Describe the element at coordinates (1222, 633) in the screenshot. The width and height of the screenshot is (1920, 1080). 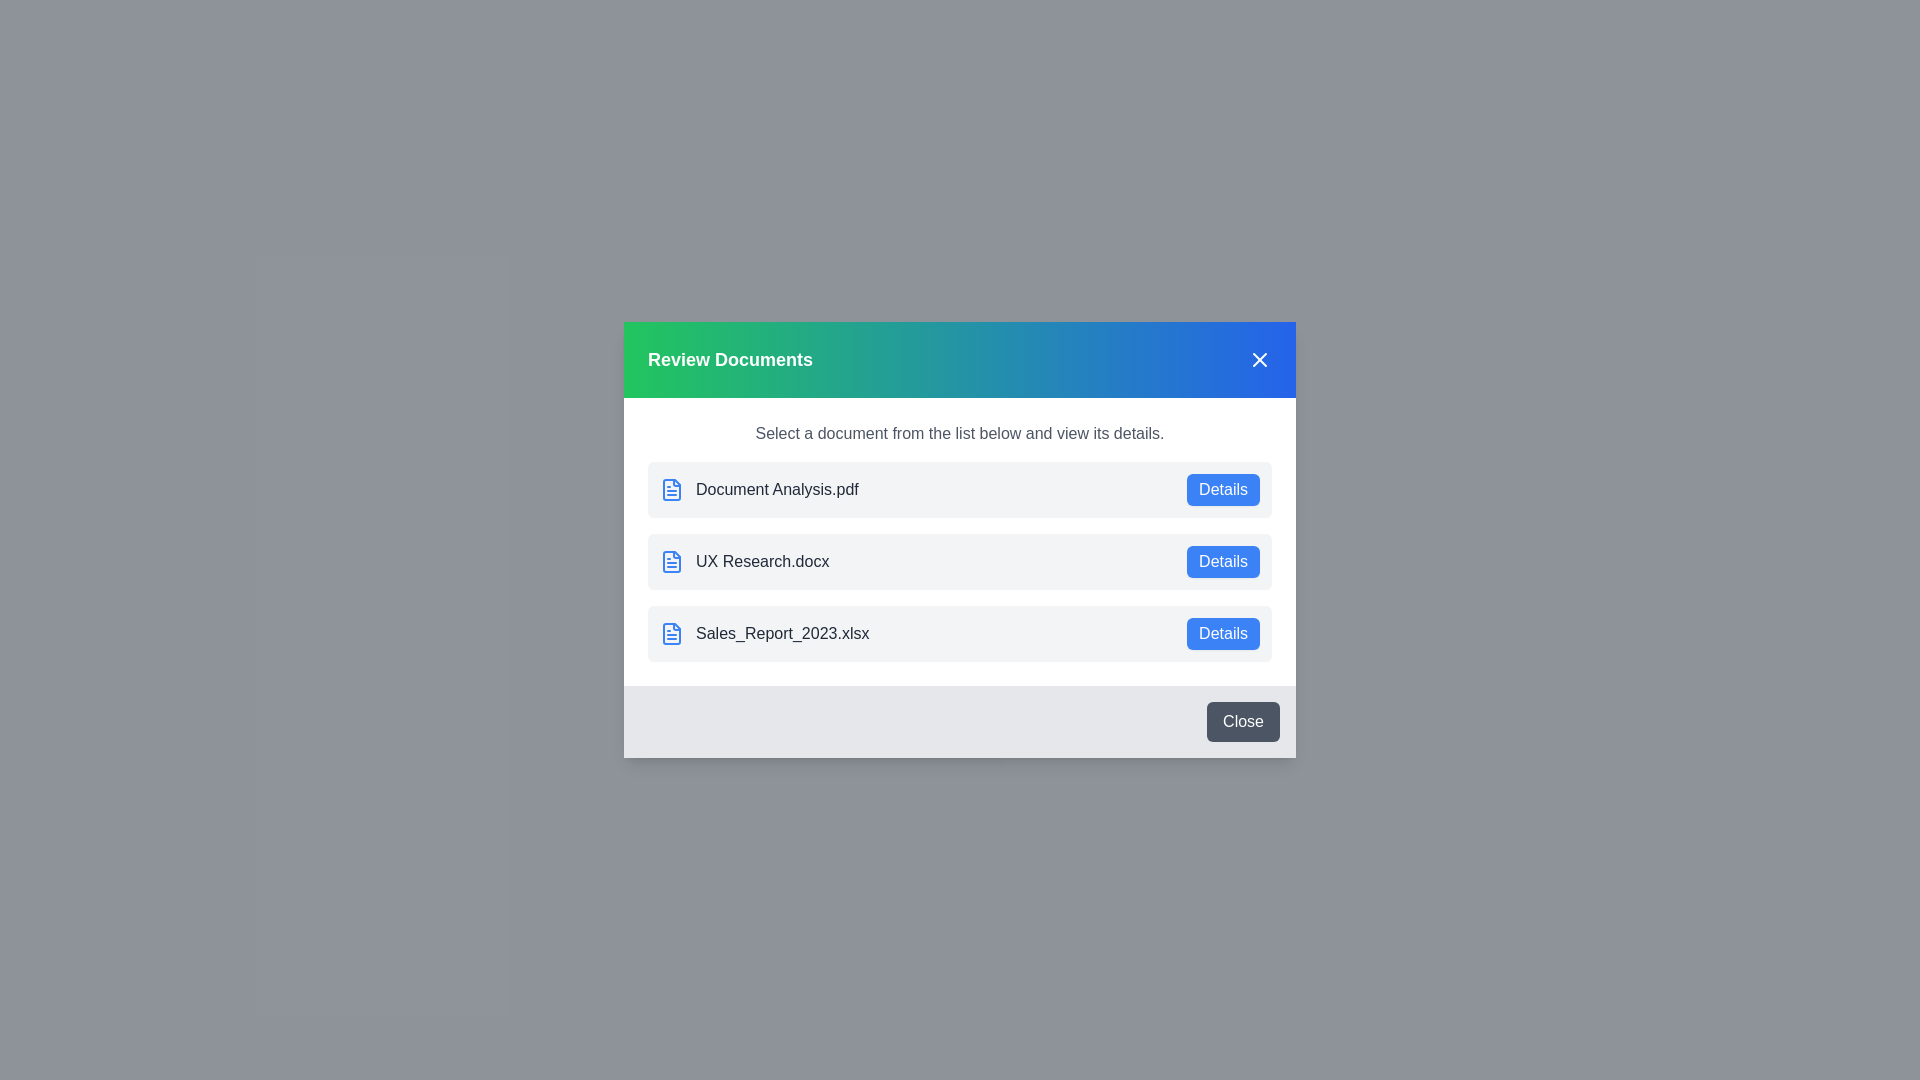
I see `the 'Details' button for the document Sales_Report_2023.xlsx` at that location.